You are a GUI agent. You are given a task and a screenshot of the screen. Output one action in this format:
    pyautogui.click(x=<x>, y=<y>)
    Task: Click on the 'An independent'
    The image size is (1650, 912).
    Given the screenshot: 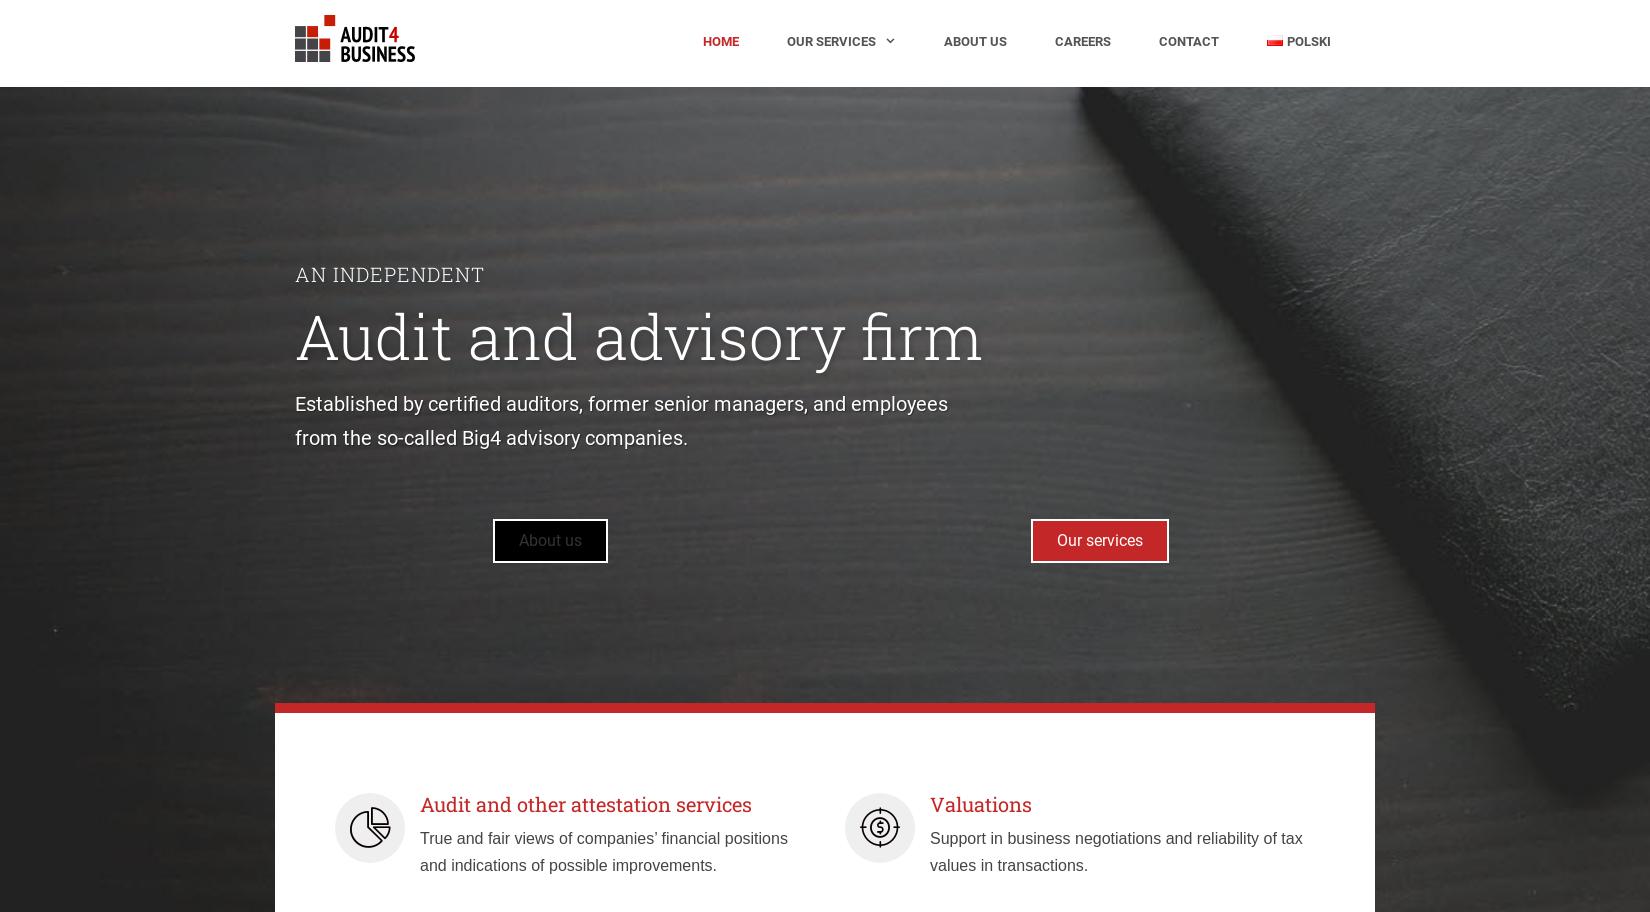 What is the action you would take?
    pyautogui.click(x=390, y=272)
    